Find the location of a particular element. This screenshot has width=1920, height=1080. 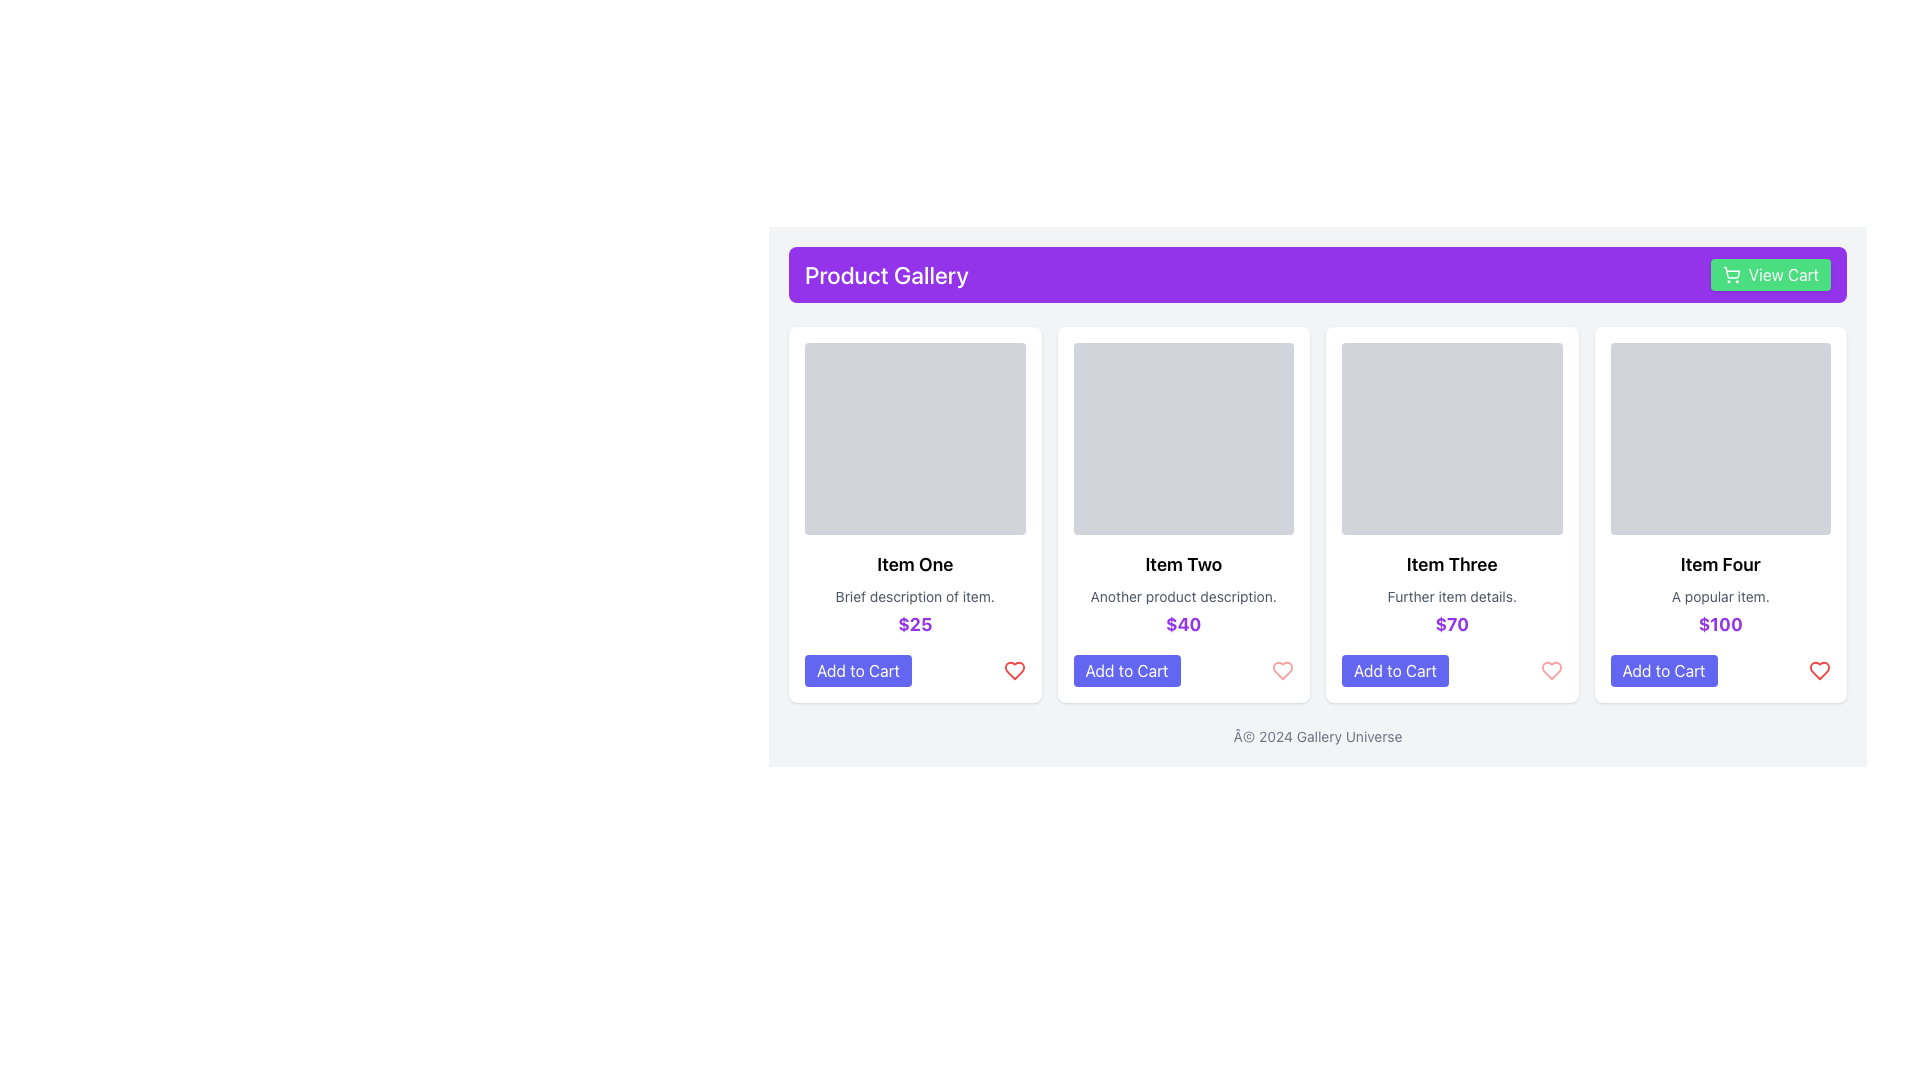

the 'Product Gallery' text label, which is styled with a larger bold white font on a purple background, located in the top-left corner of the header bar is located at coordinates (885, 274).